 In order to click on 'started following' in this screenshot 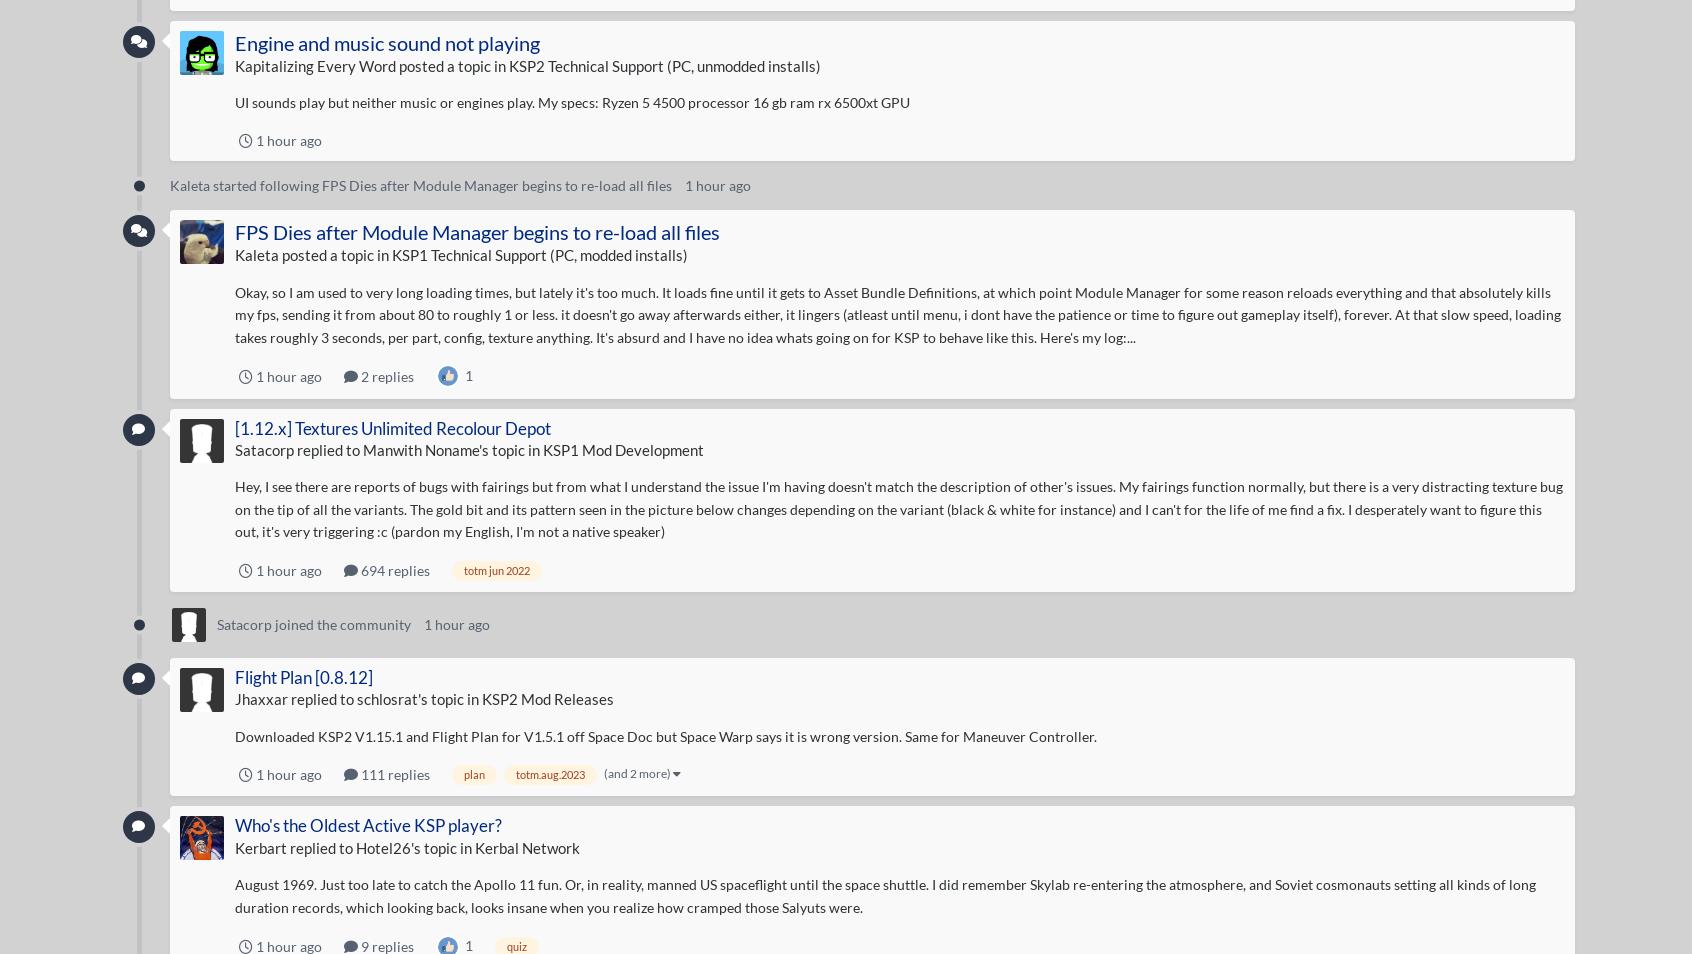, I will do `click(264, 184)`.